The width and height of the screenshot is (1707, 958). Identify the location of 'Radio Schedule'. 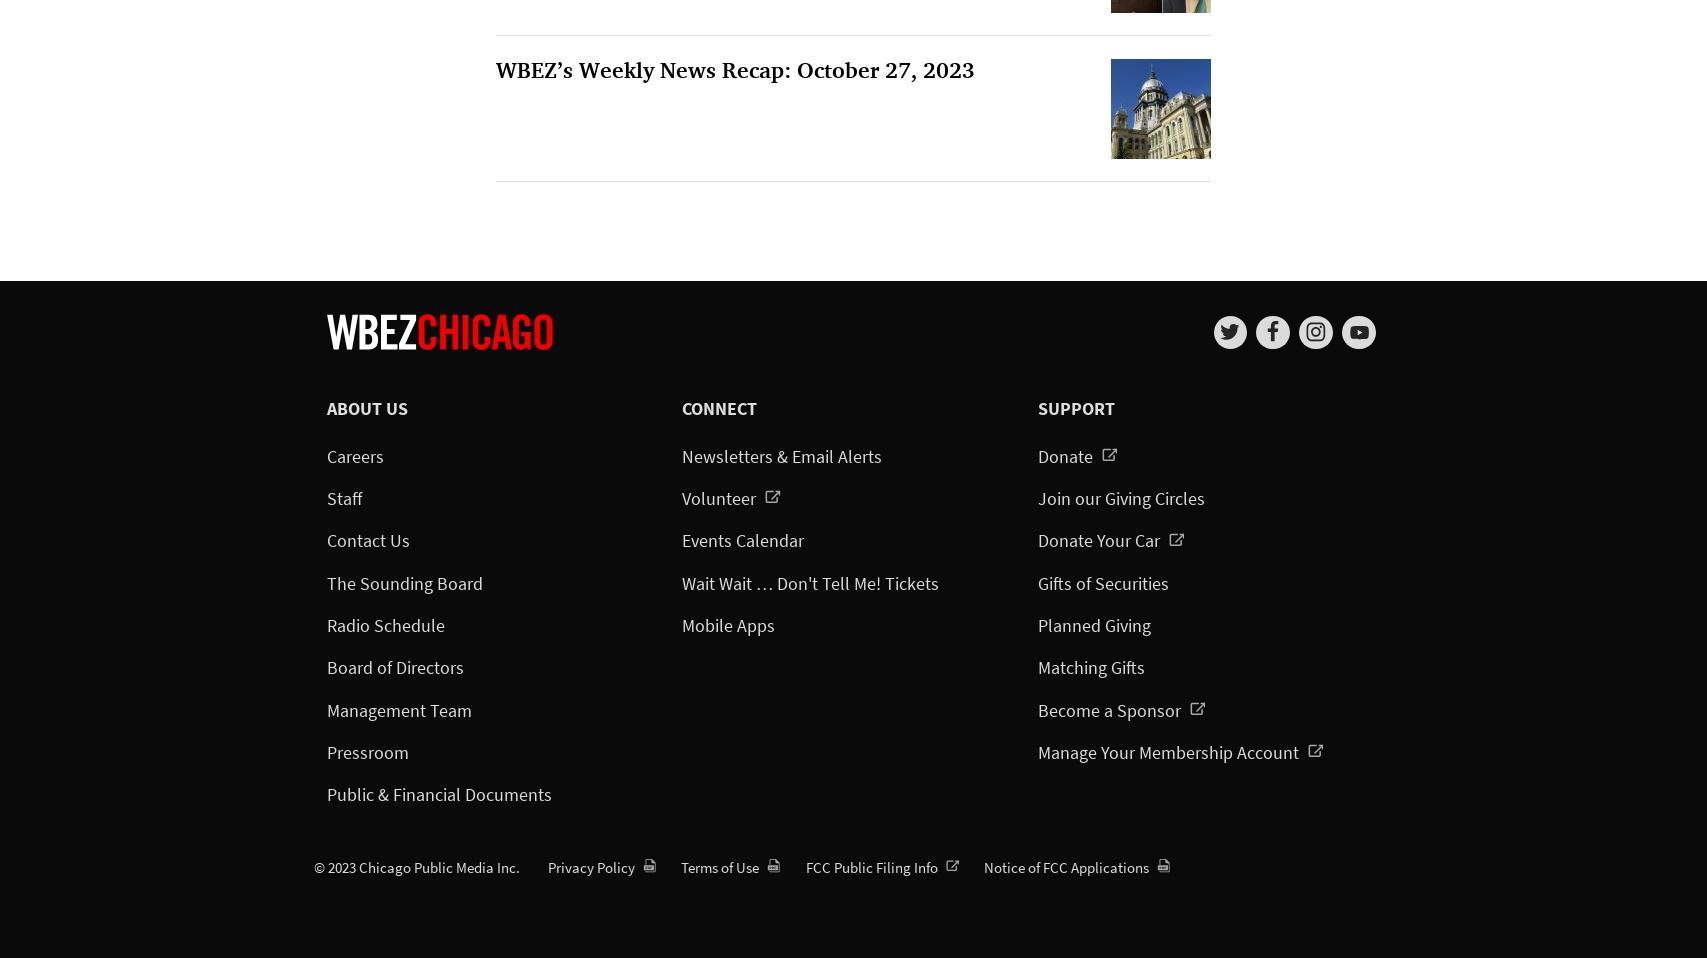
(384, 624).